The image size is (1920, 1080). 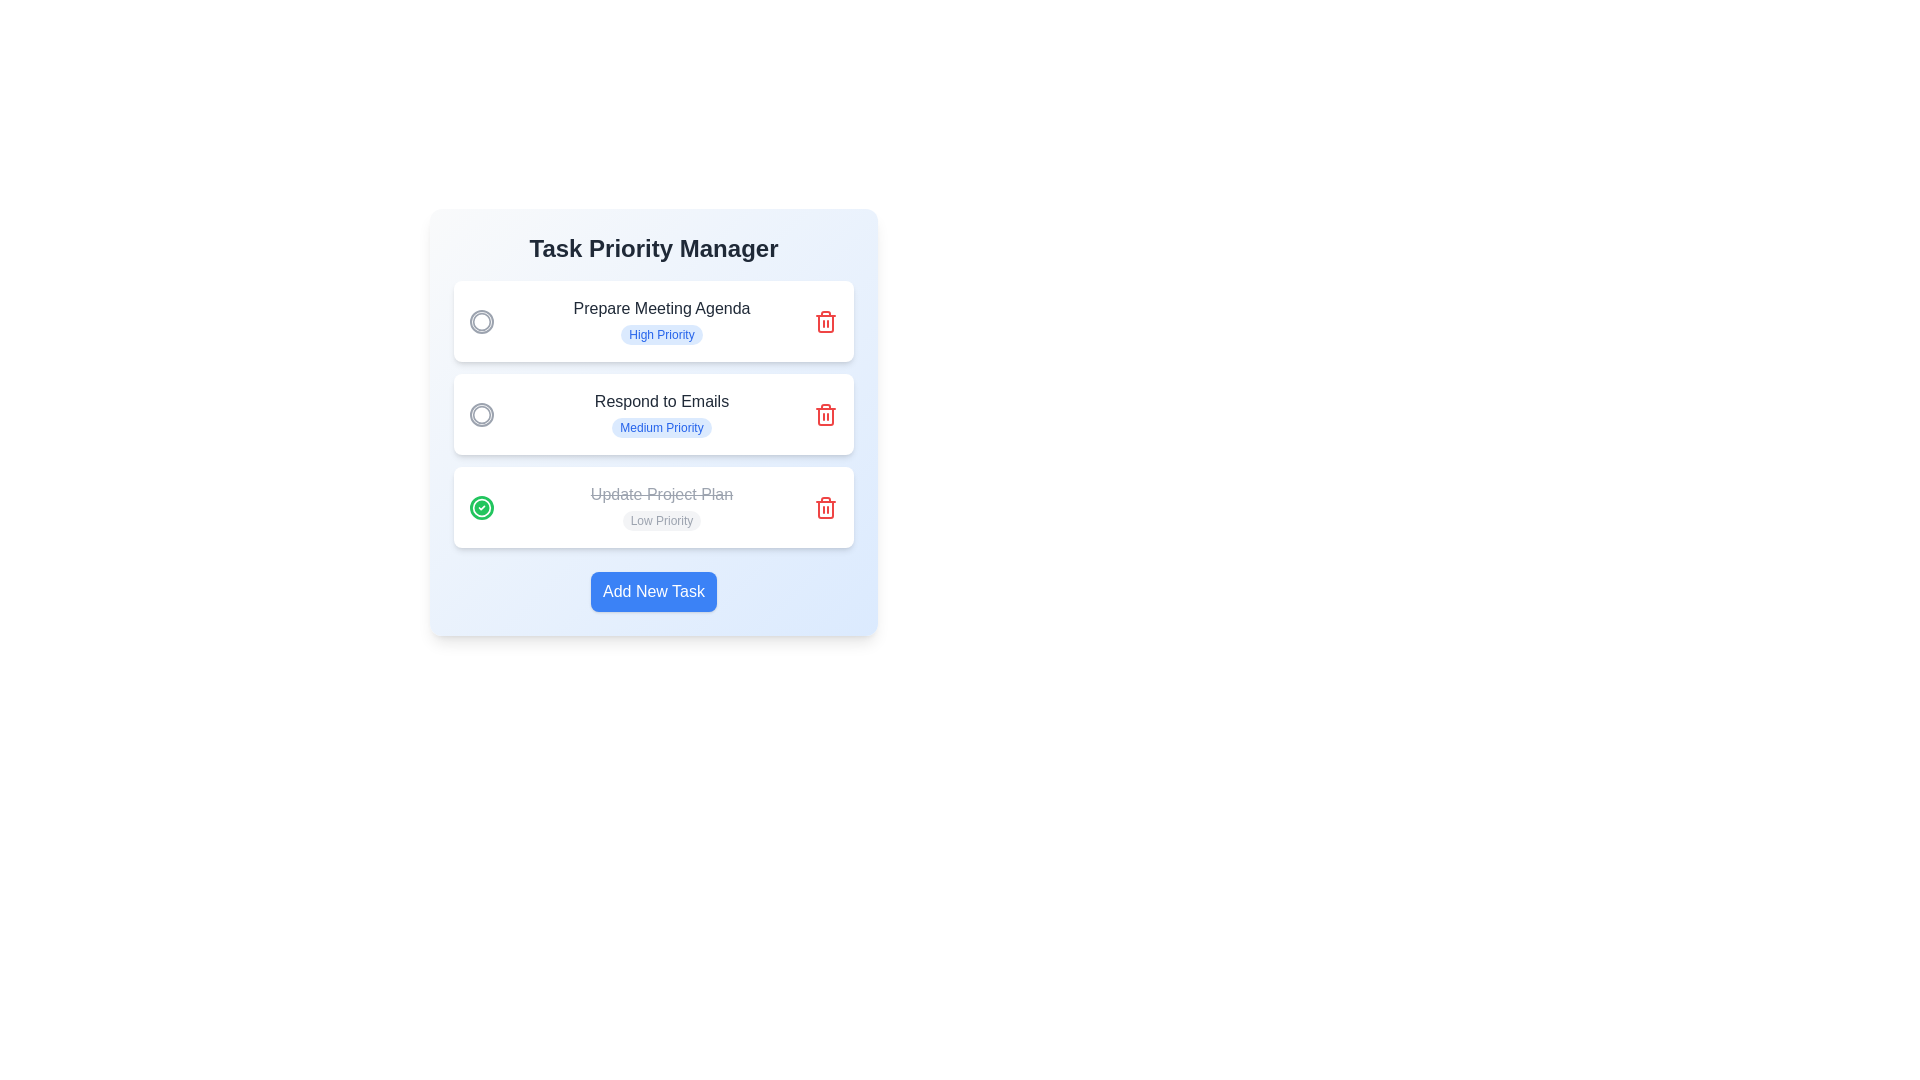 I want to click on the text label displaying 'Respond to Emails', which is styled in a medium-sized dark-gray font and is located within the second task entry of the task list, so click(x=662, y=401).